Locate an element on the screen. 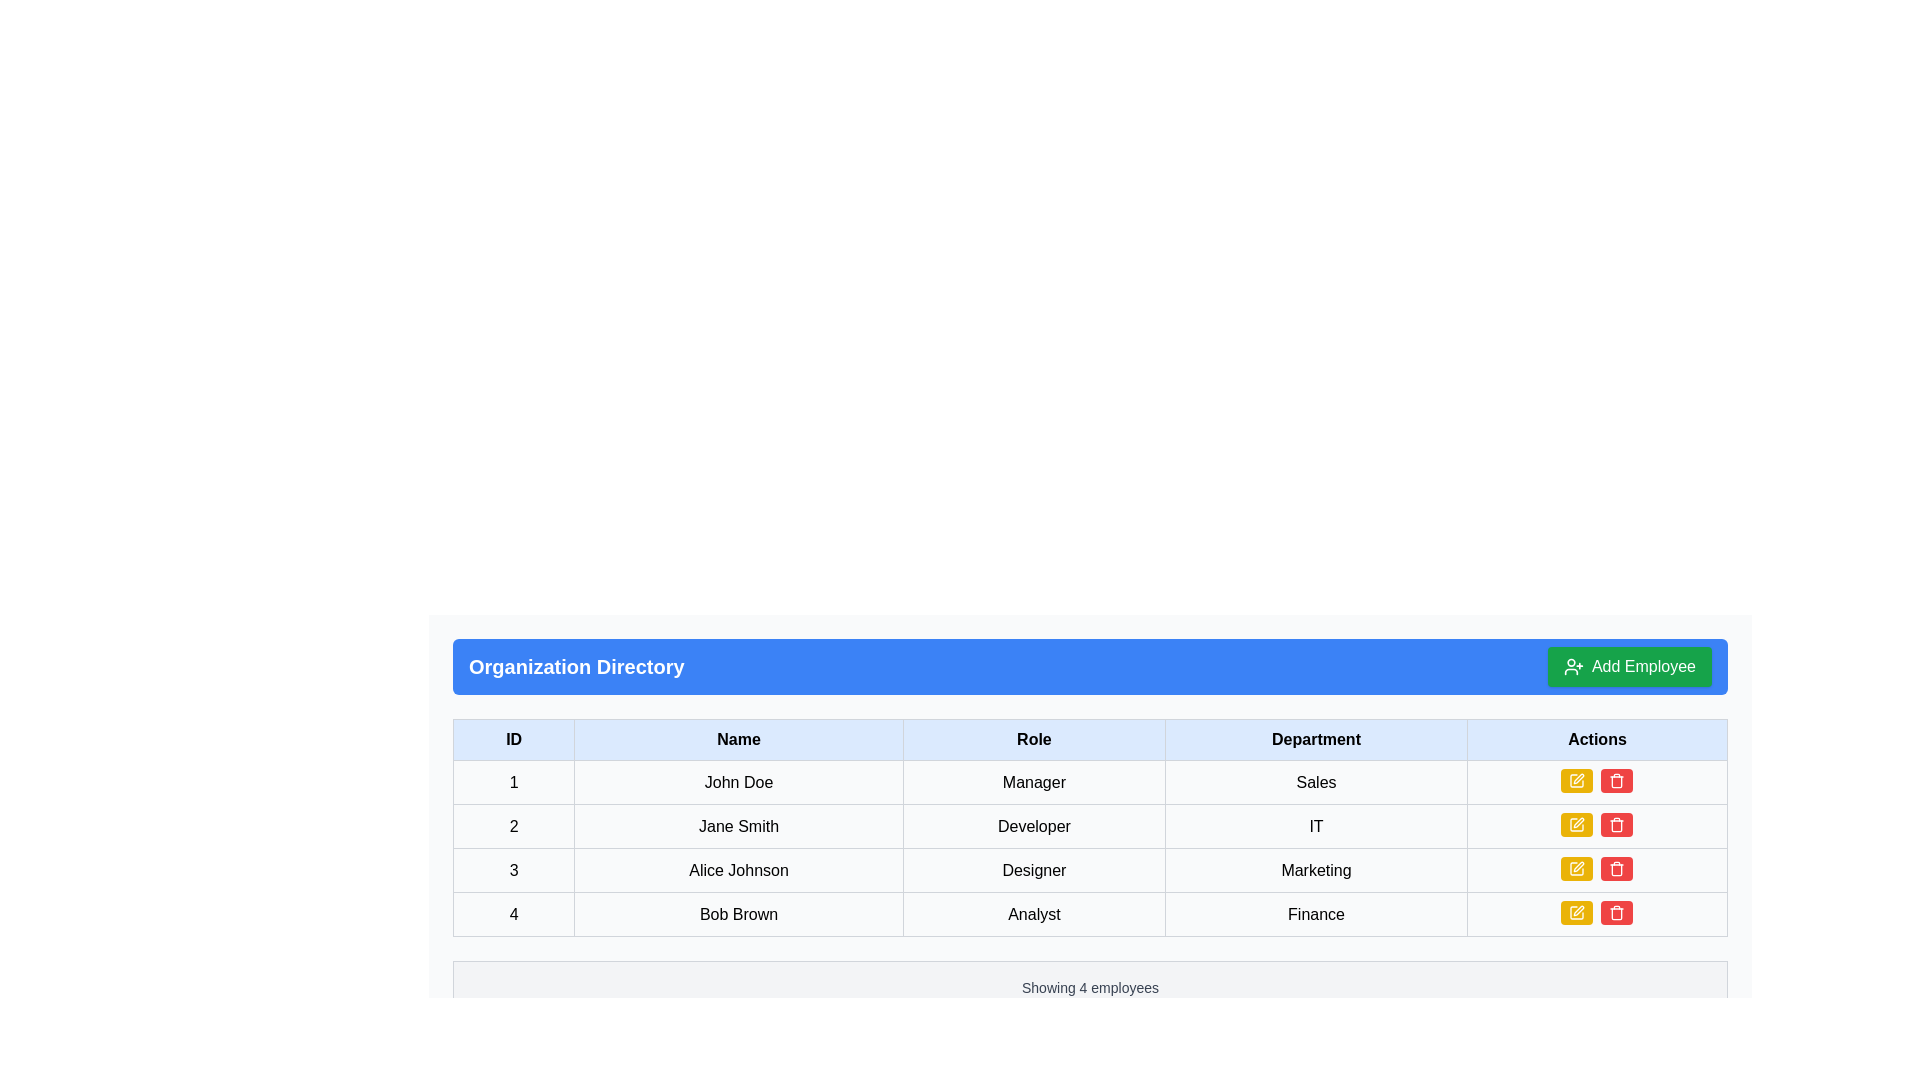 This screenshot has height=1080, width=1920. the trash can icon located in the 'Actions' column of the fourth row in the table is located at coordinates (1617, 869).